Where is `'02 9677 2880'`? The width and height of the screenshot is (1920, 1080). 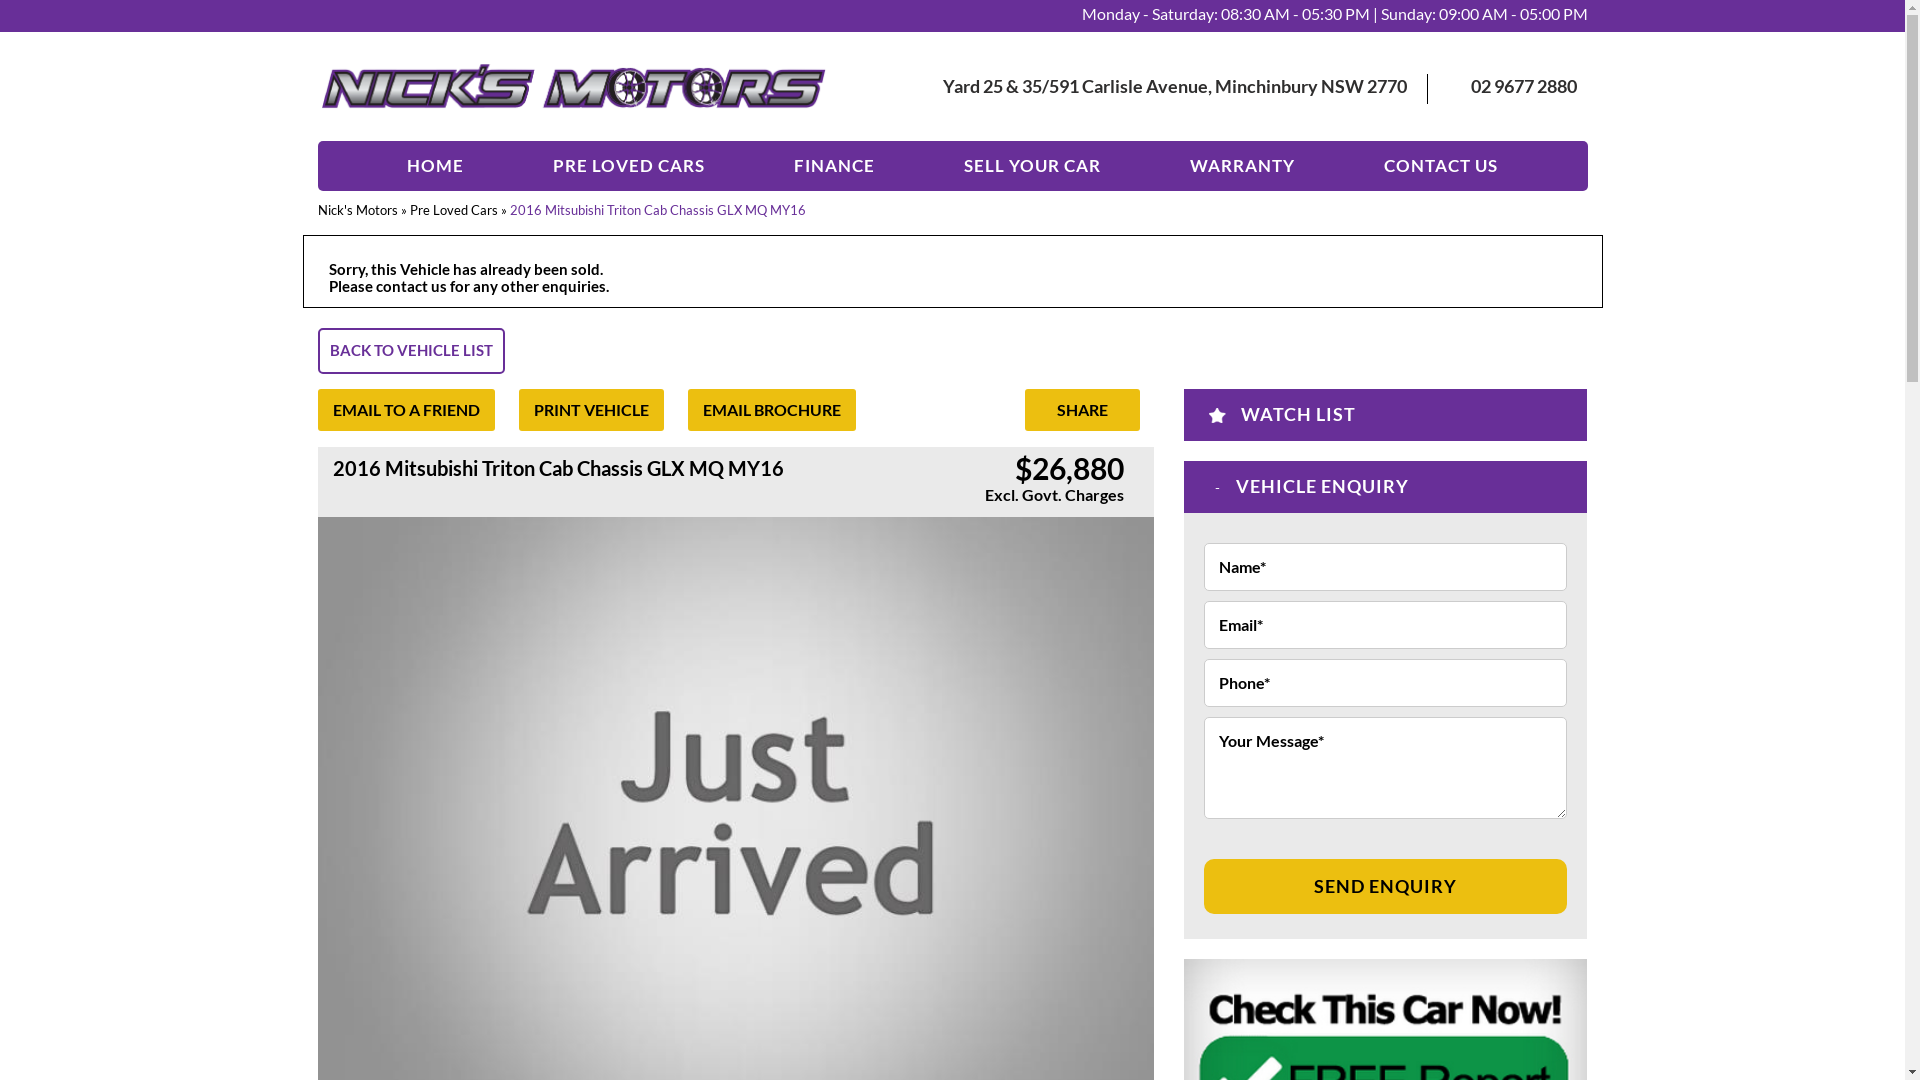 '02 9677 2880' is located at coordinates (1470, 84).